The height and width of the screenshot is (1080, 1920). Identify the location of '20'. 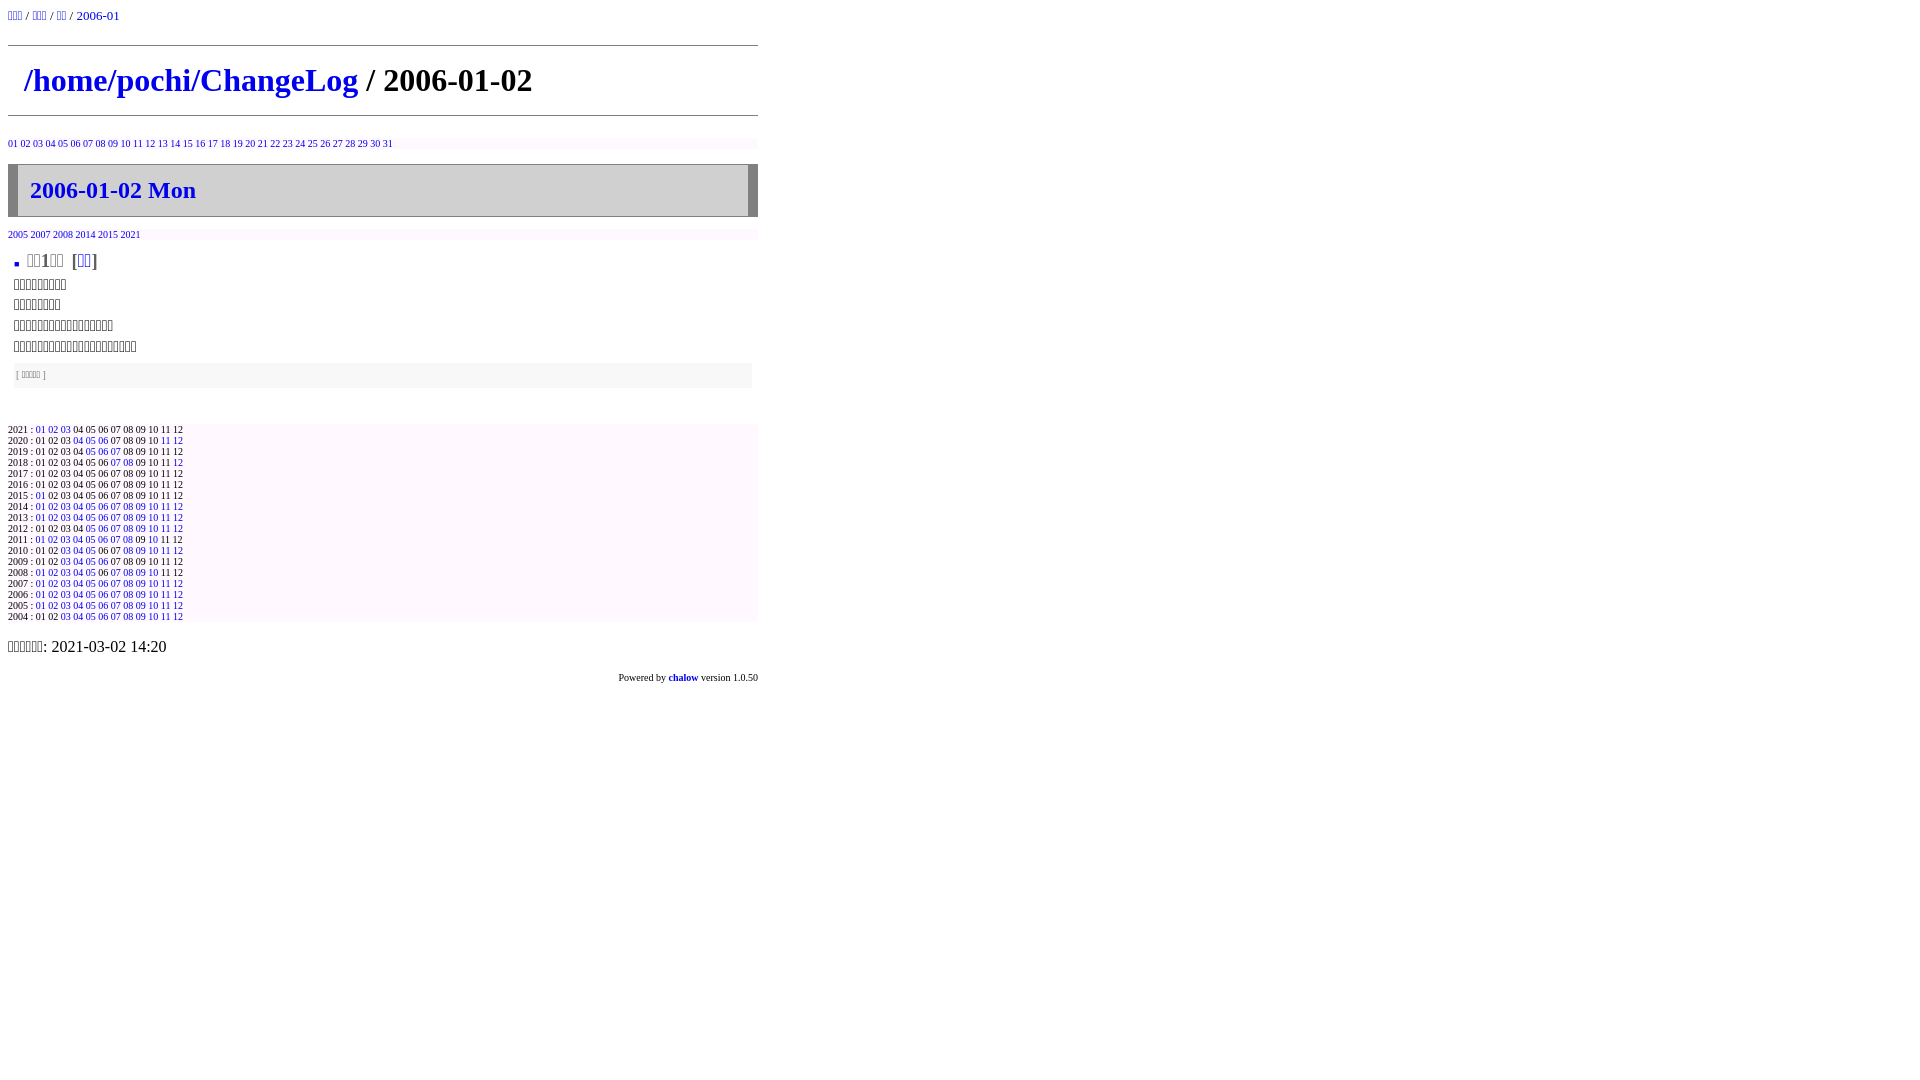
(248, 142).